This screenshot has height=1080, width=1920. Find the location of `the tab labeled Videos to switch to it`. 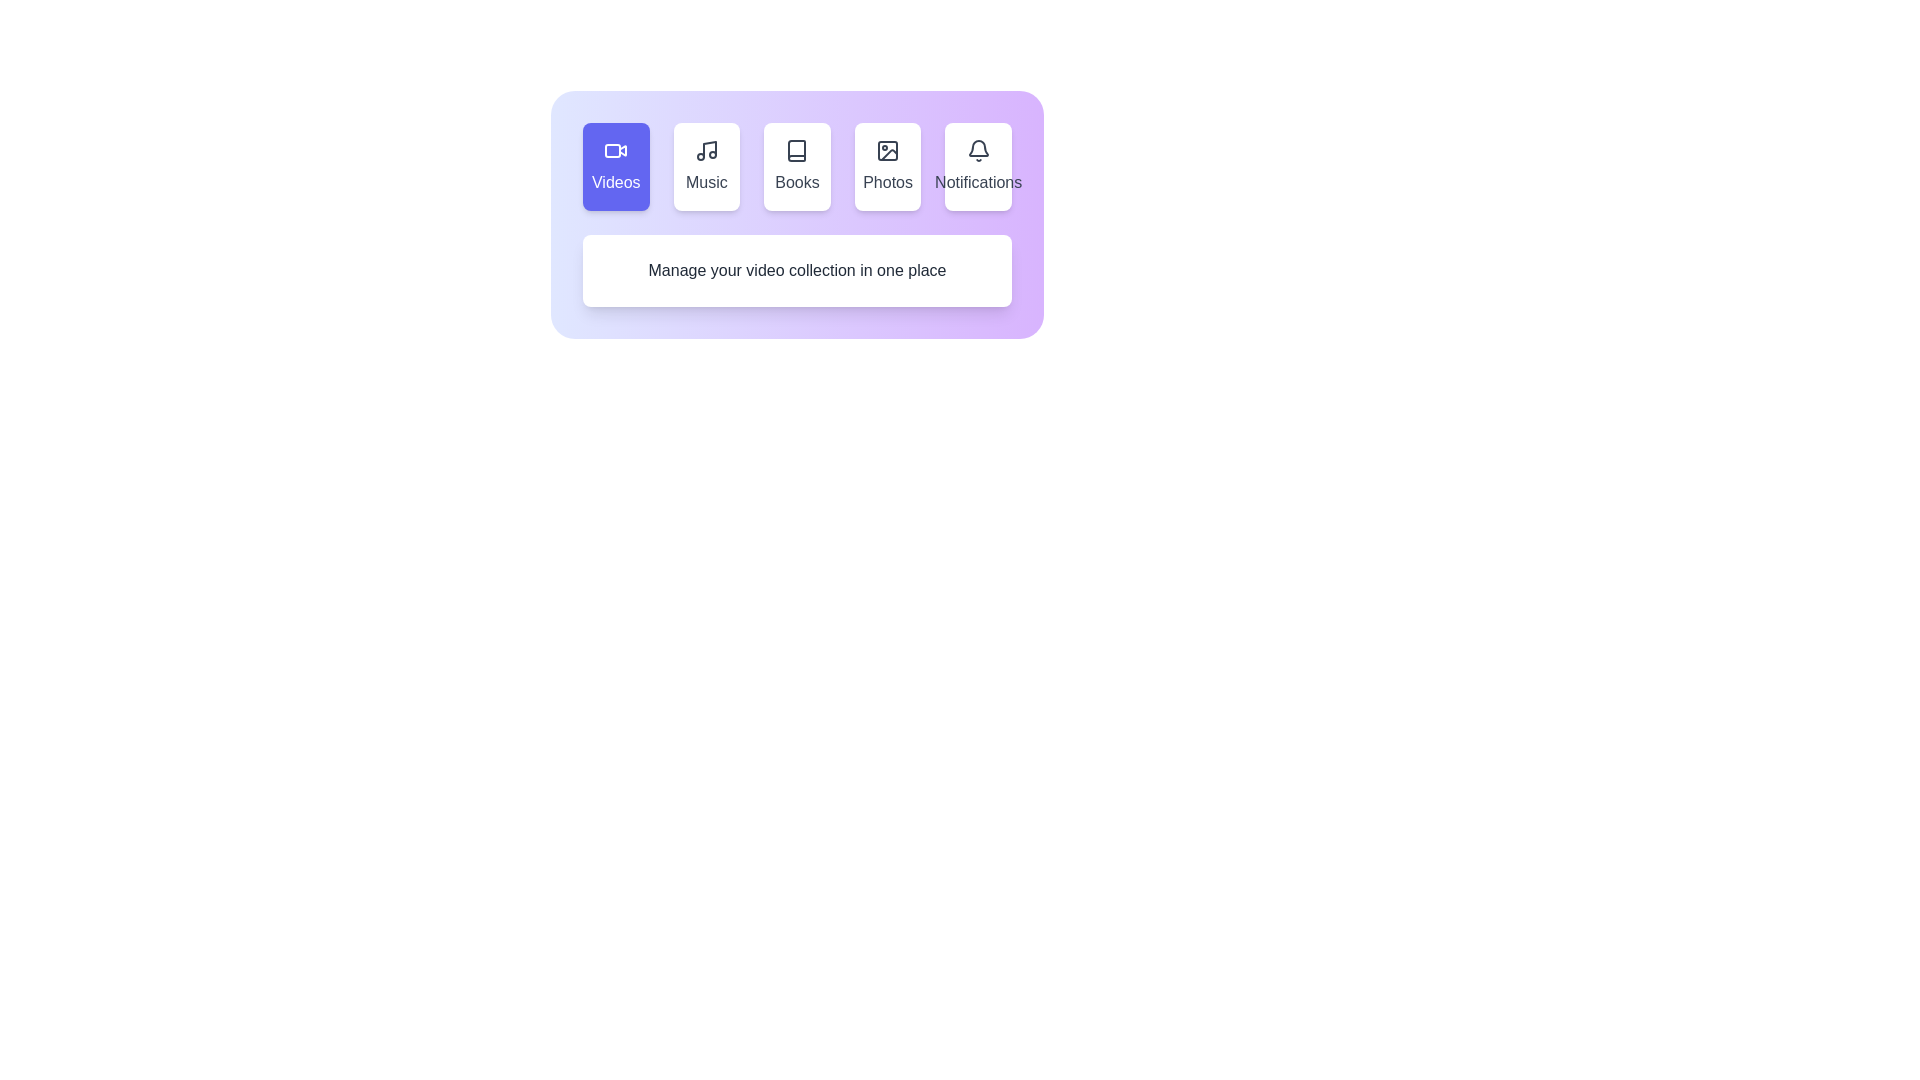

the tab labeled Videos to switch to it is located at coordinates (614, 165).